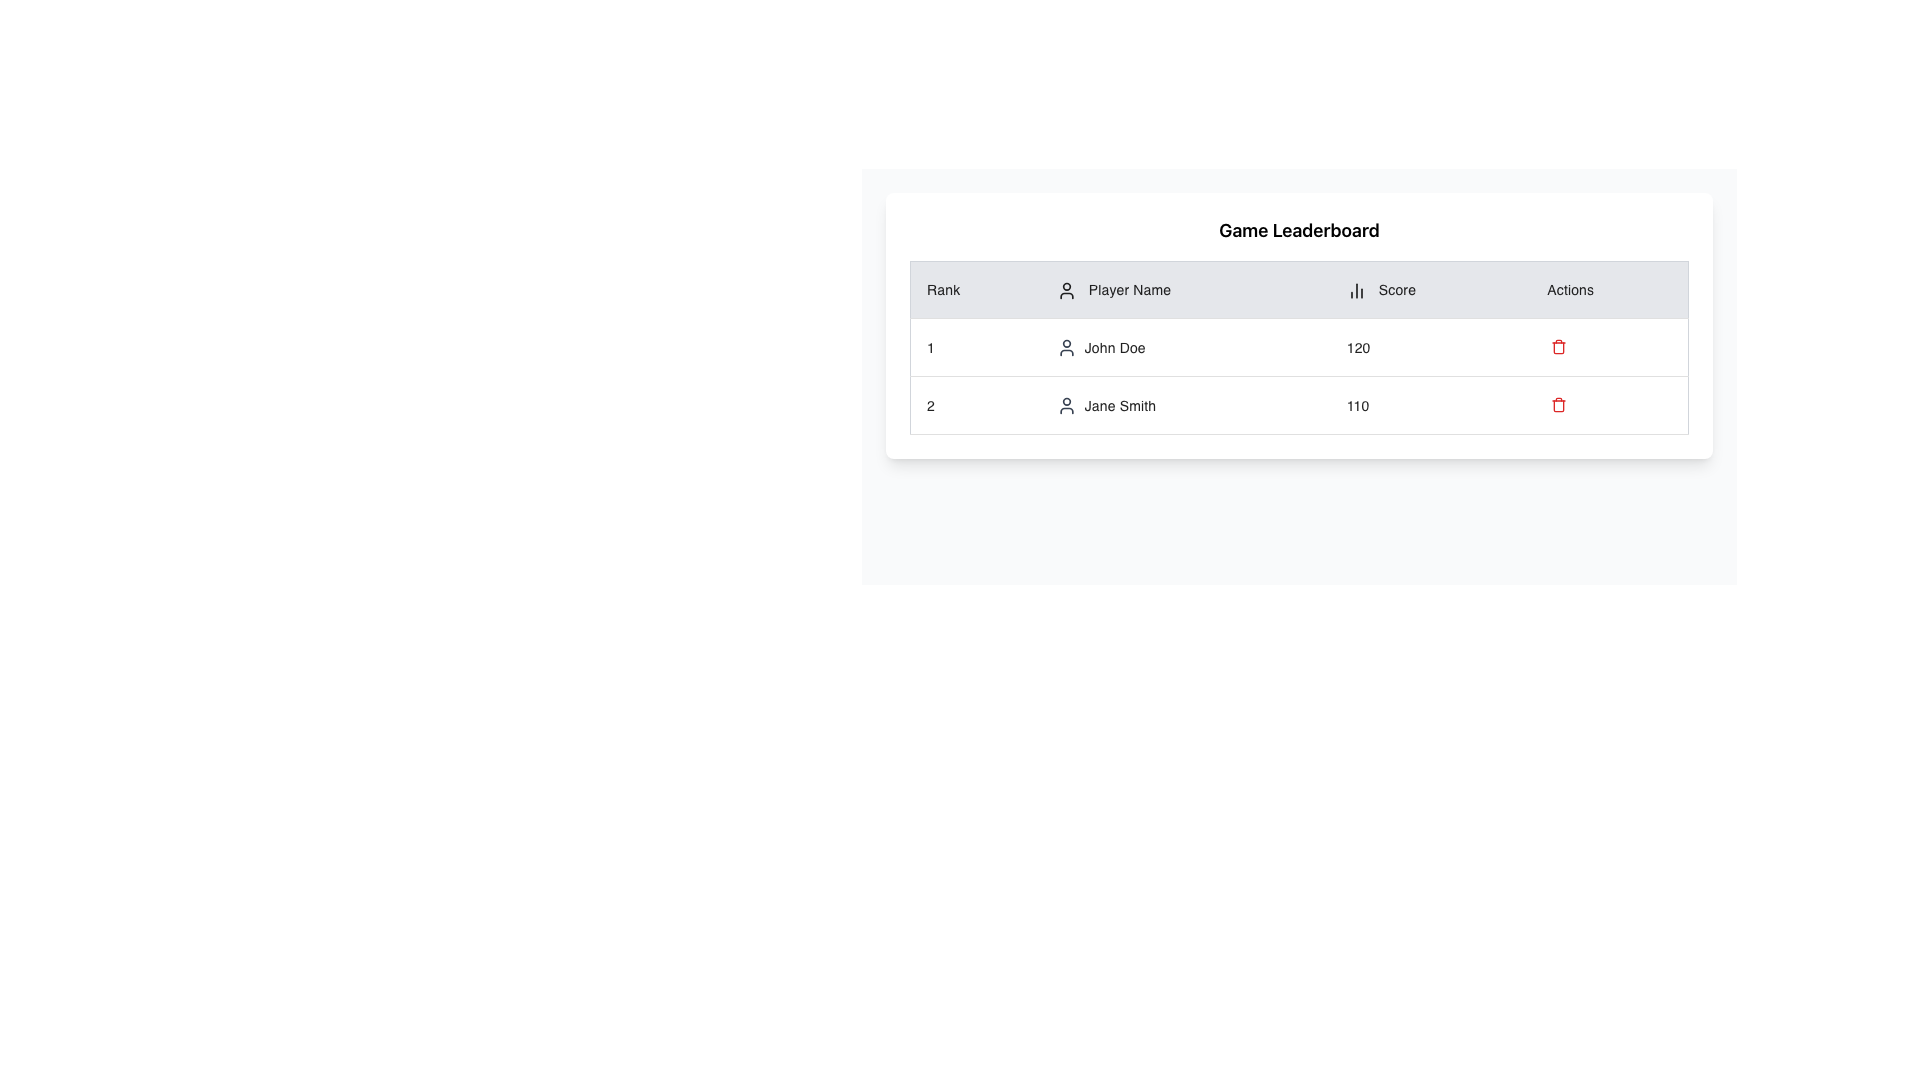 The width and height of the screenshot is (1920, 1080). What do you see at coordinates (1299, 346) in the screenshot?
I see `the first row of the leaderboard table` at bounding box center [1299, 346].